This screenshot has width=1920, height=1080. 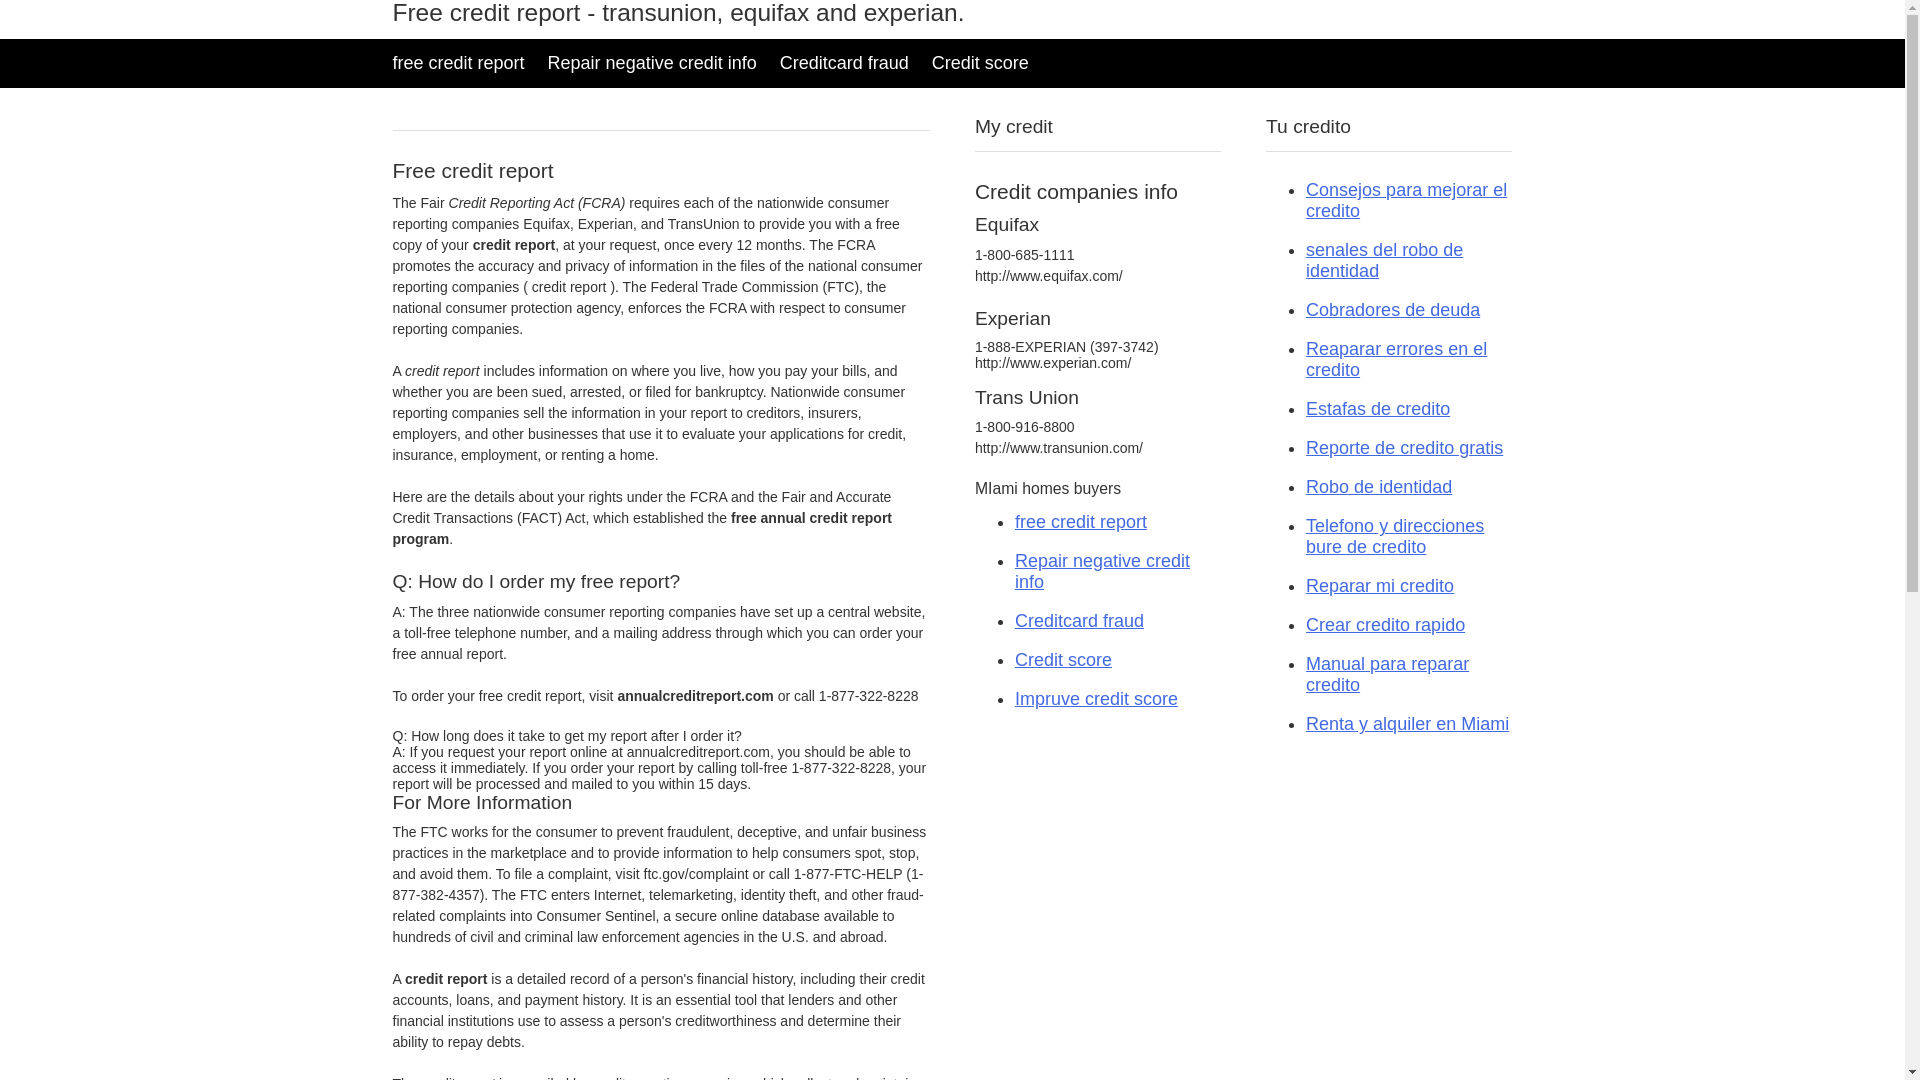 What do you see at coordinates (1014, 659) in the screenshot?
I see `'Credit score'` at bounding box center [1014, 659].